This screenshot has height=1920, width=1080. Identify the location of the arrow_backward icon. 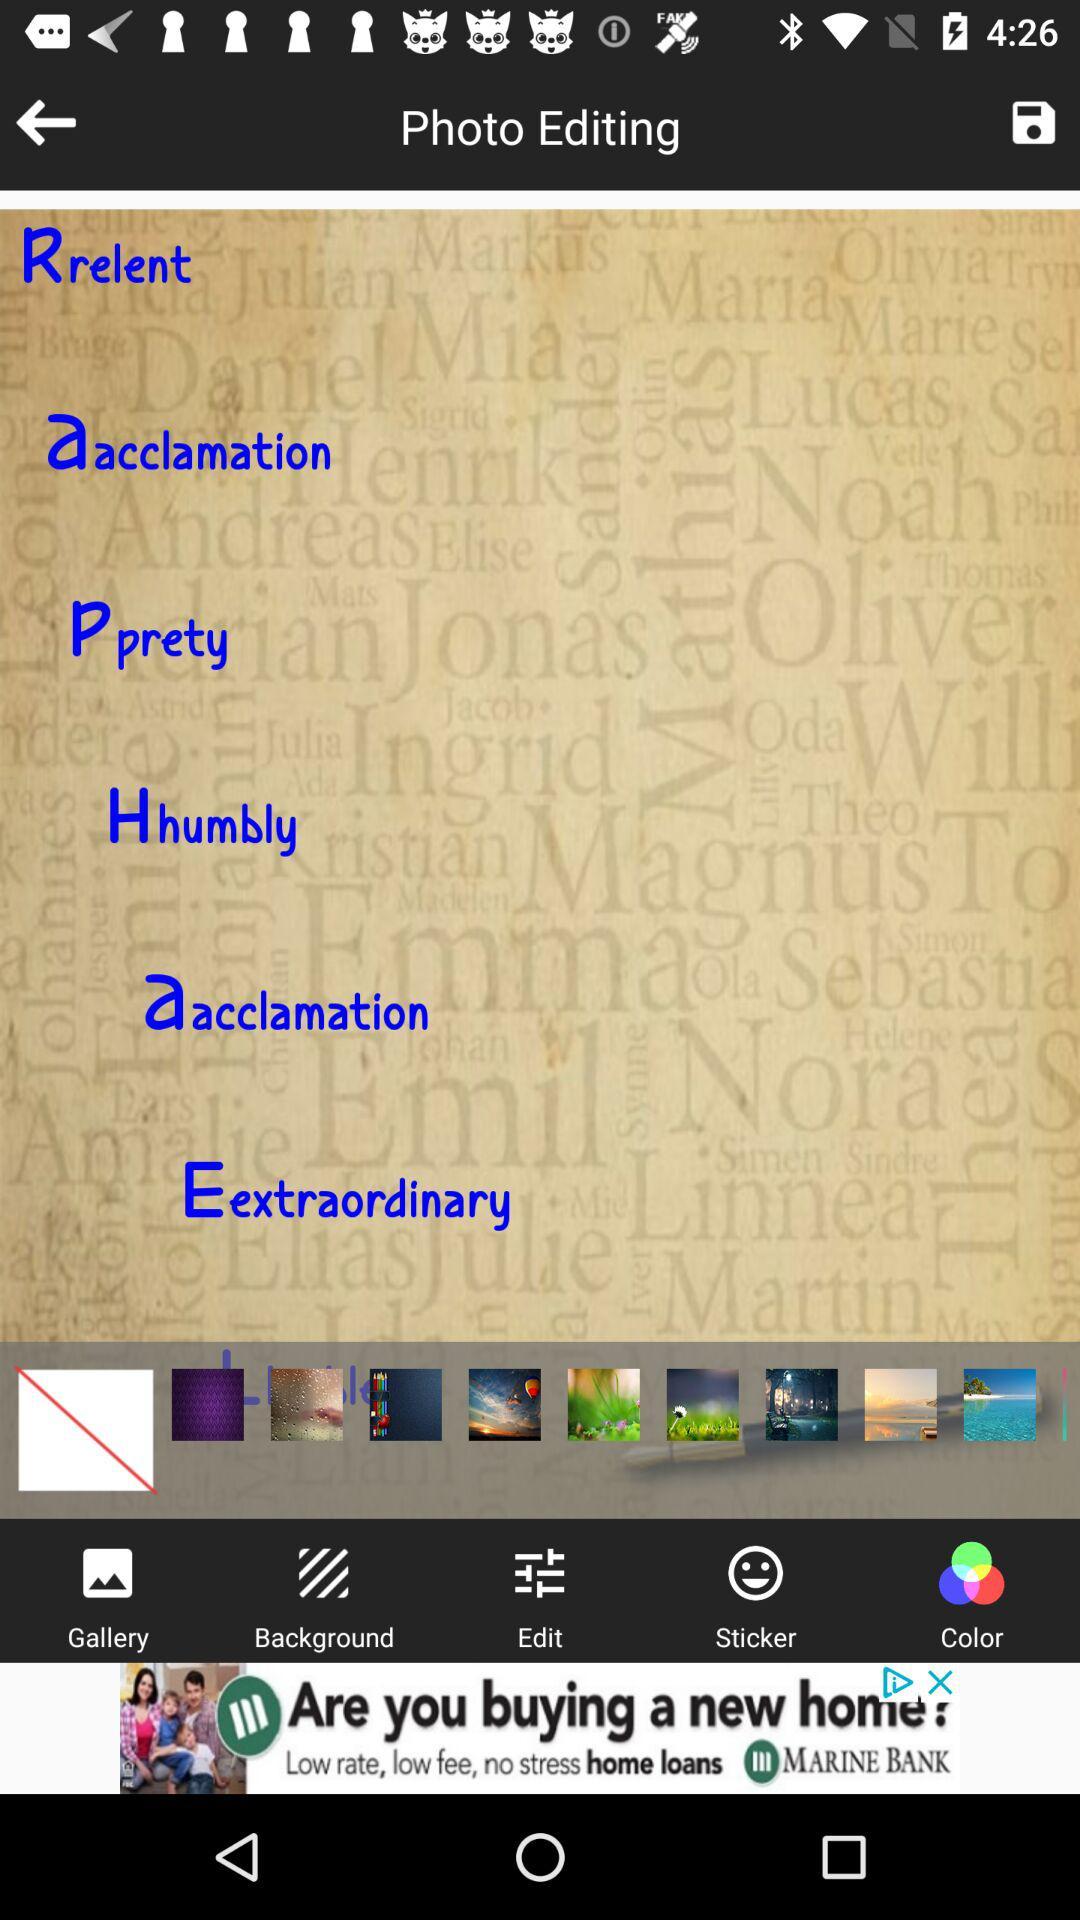
(45, 121).